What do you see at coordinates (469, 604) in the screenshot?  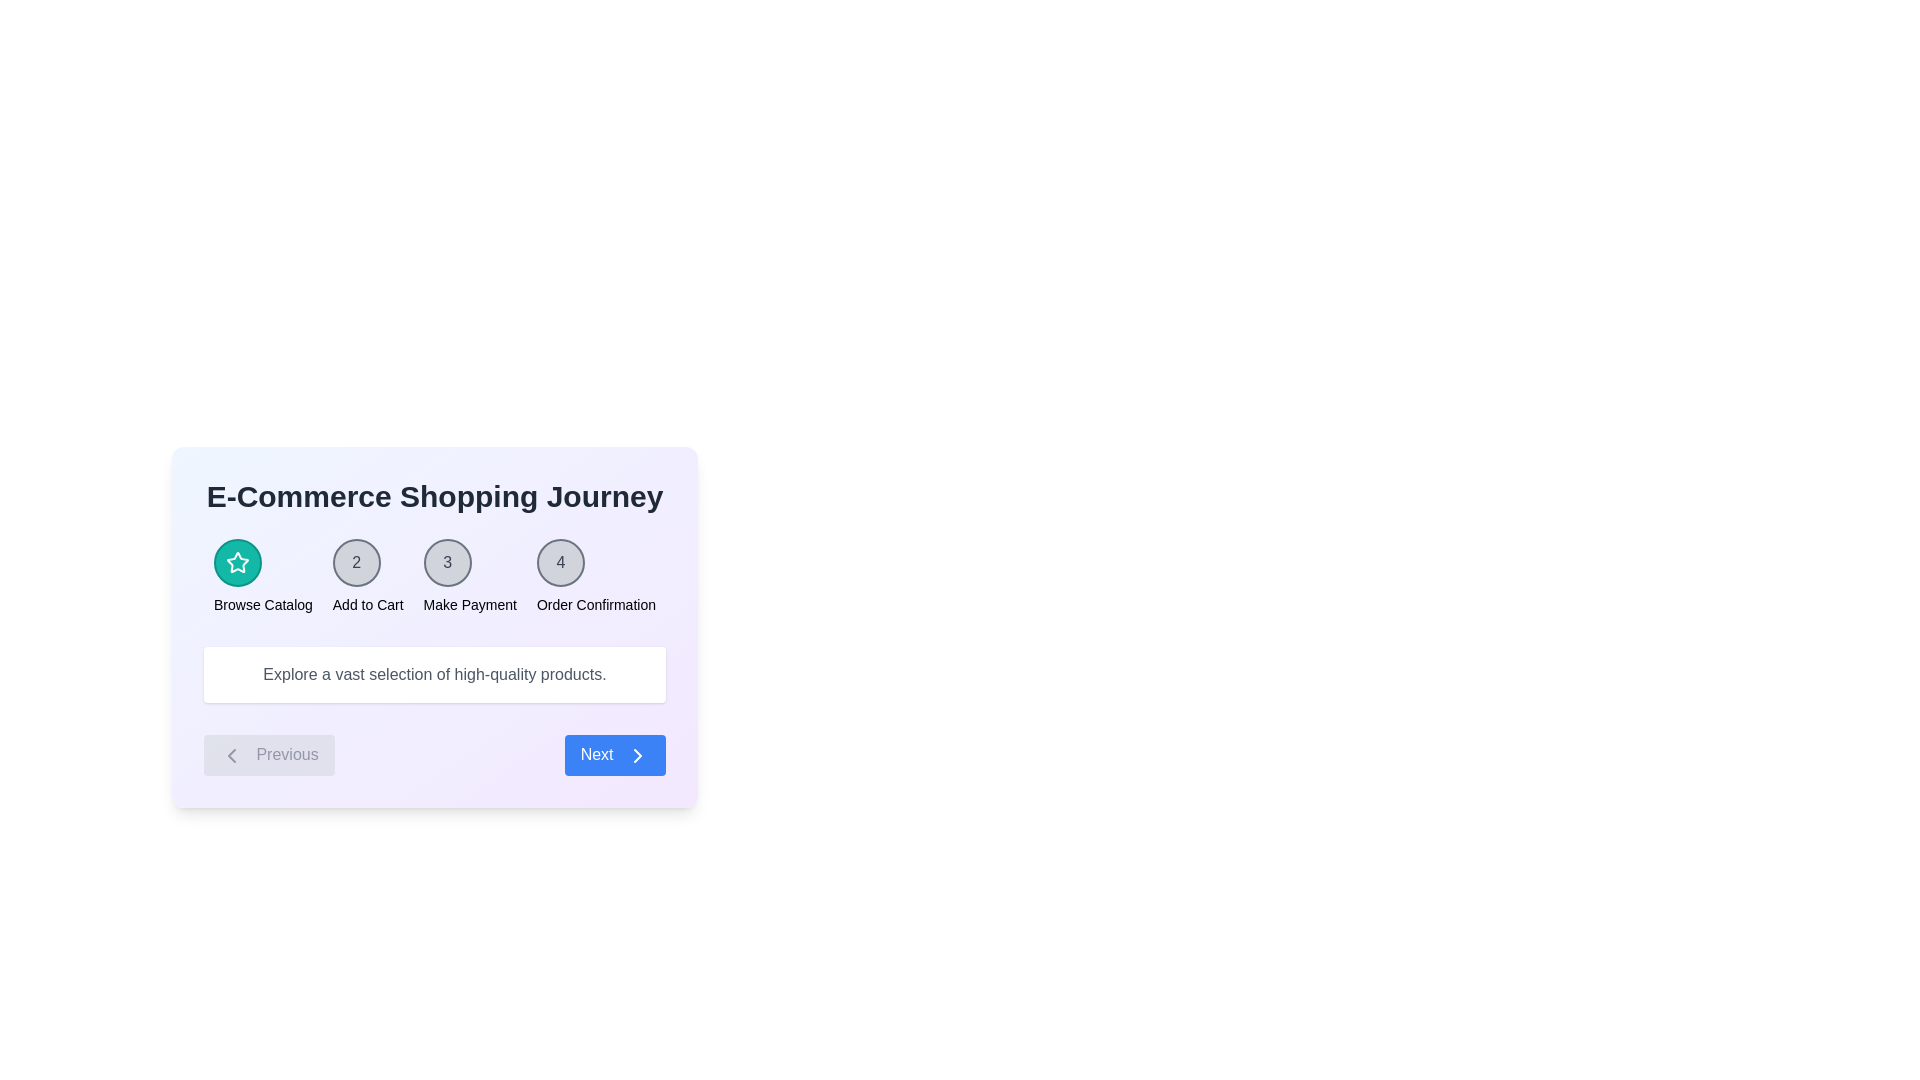 I see `the 'Make Payment' text label element displayed in black font, positioned below the circular step indicator labeled '3' in the E-Commerce Shopping Journey UI` at bounding box center [469, 604].